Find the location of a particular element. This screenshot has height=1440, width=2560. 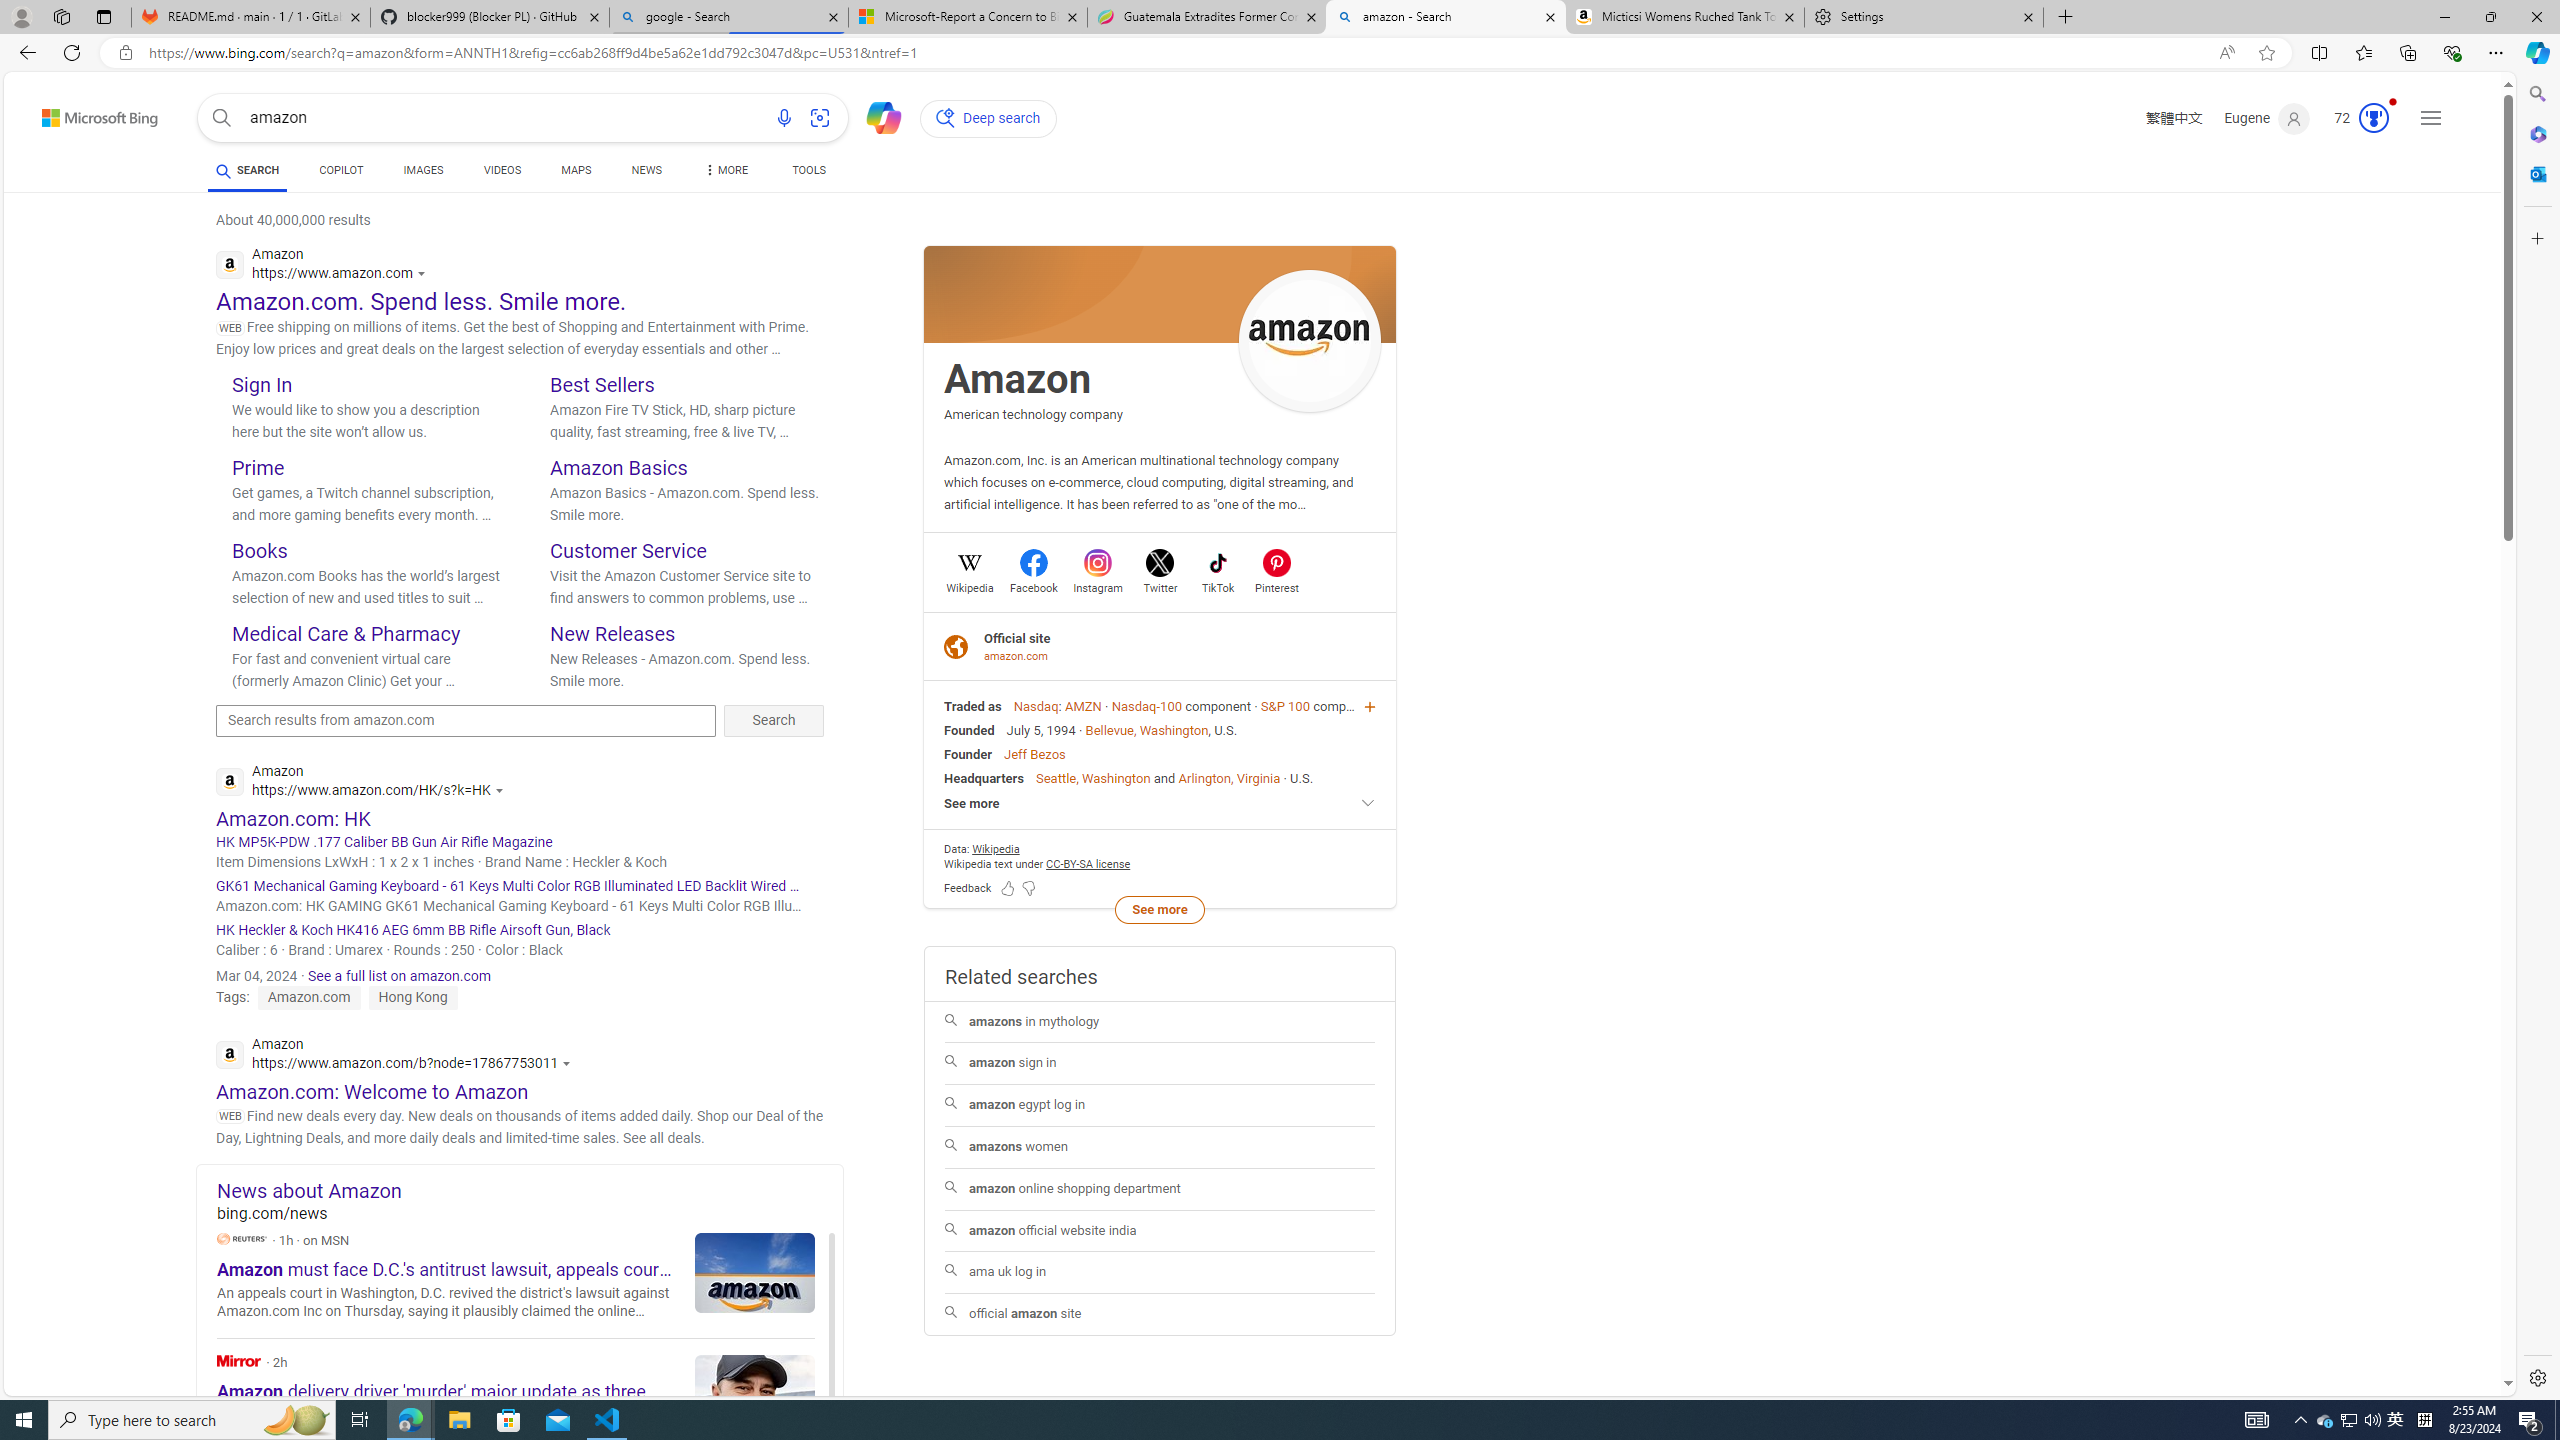

'Instagram' is located at coordinates (1097, 585).